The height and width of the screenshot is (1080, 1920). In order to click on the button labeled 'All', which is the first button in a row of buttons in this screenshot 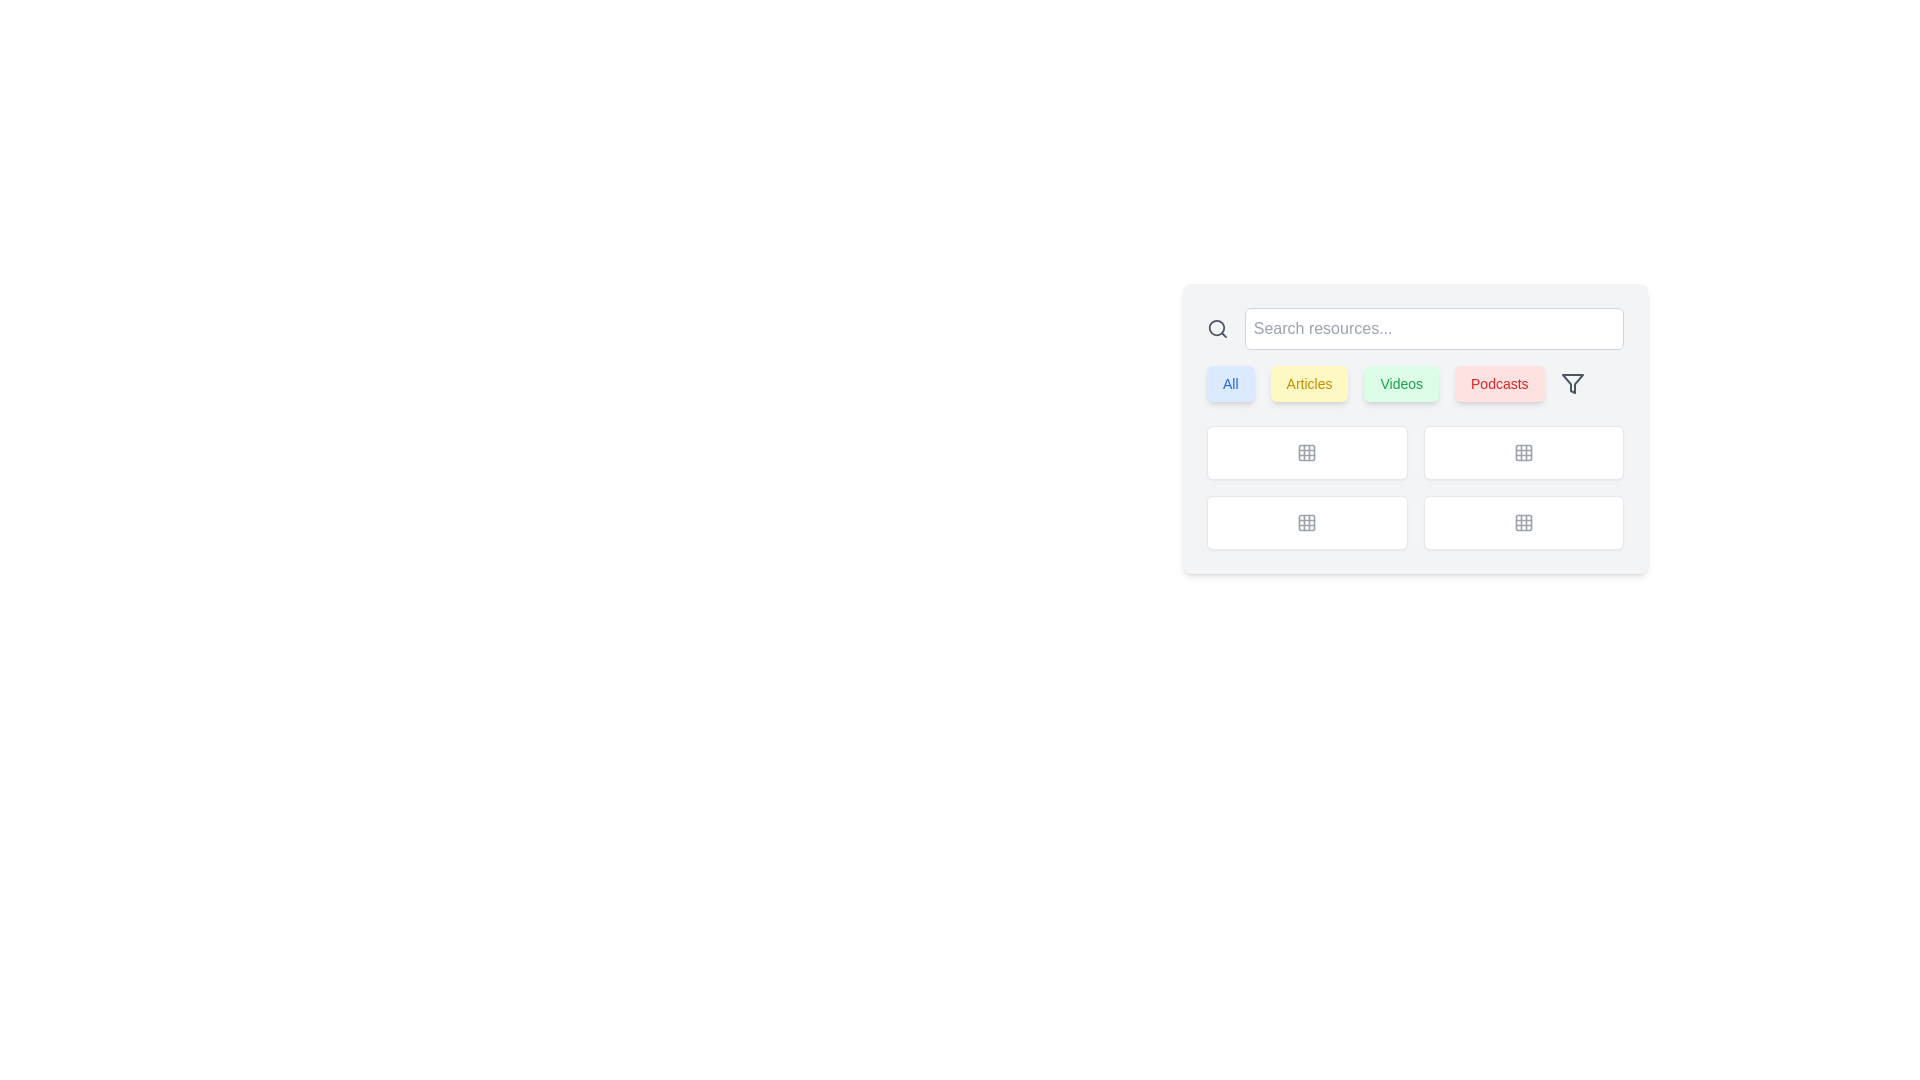, I will do `click(1229, 384)`.